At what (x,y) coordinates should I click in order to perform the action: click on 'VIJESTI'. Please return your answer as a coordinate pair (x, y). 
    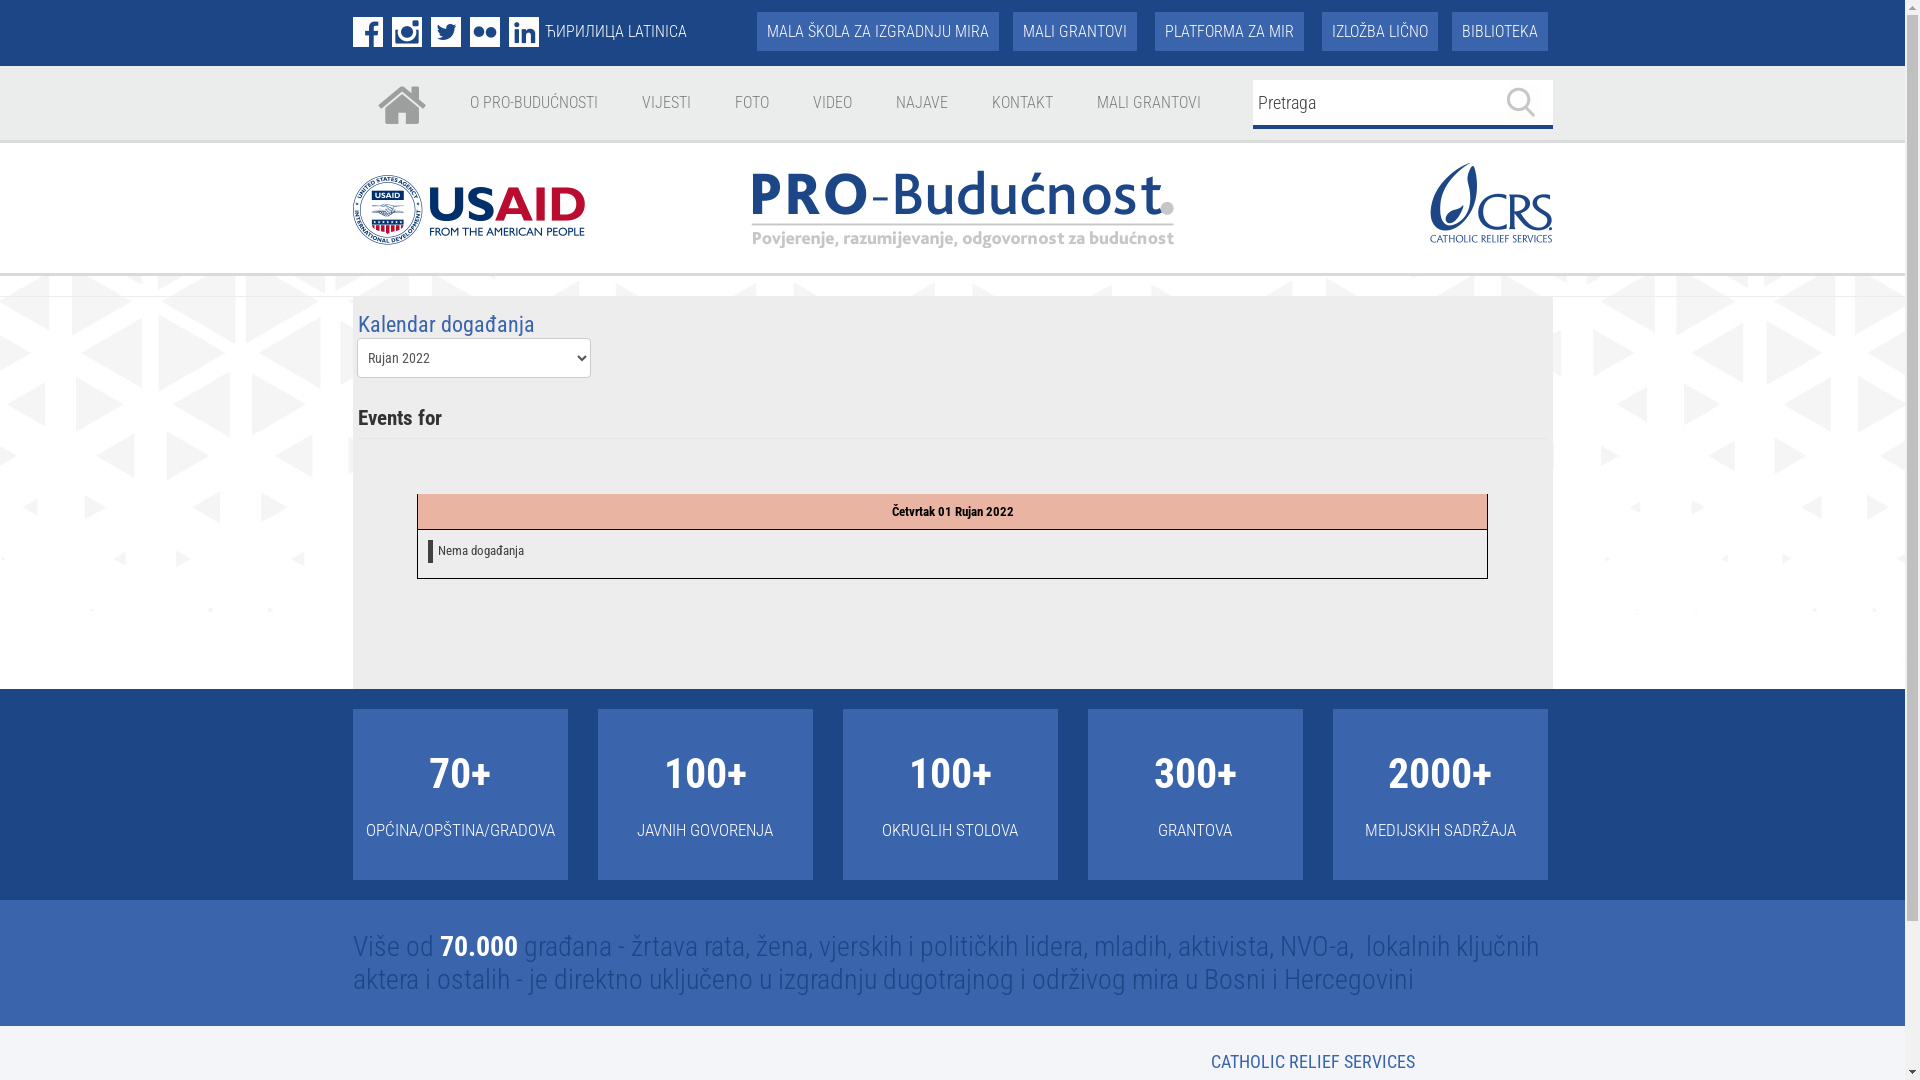
    Looking at the image, I should click on (665, 103).